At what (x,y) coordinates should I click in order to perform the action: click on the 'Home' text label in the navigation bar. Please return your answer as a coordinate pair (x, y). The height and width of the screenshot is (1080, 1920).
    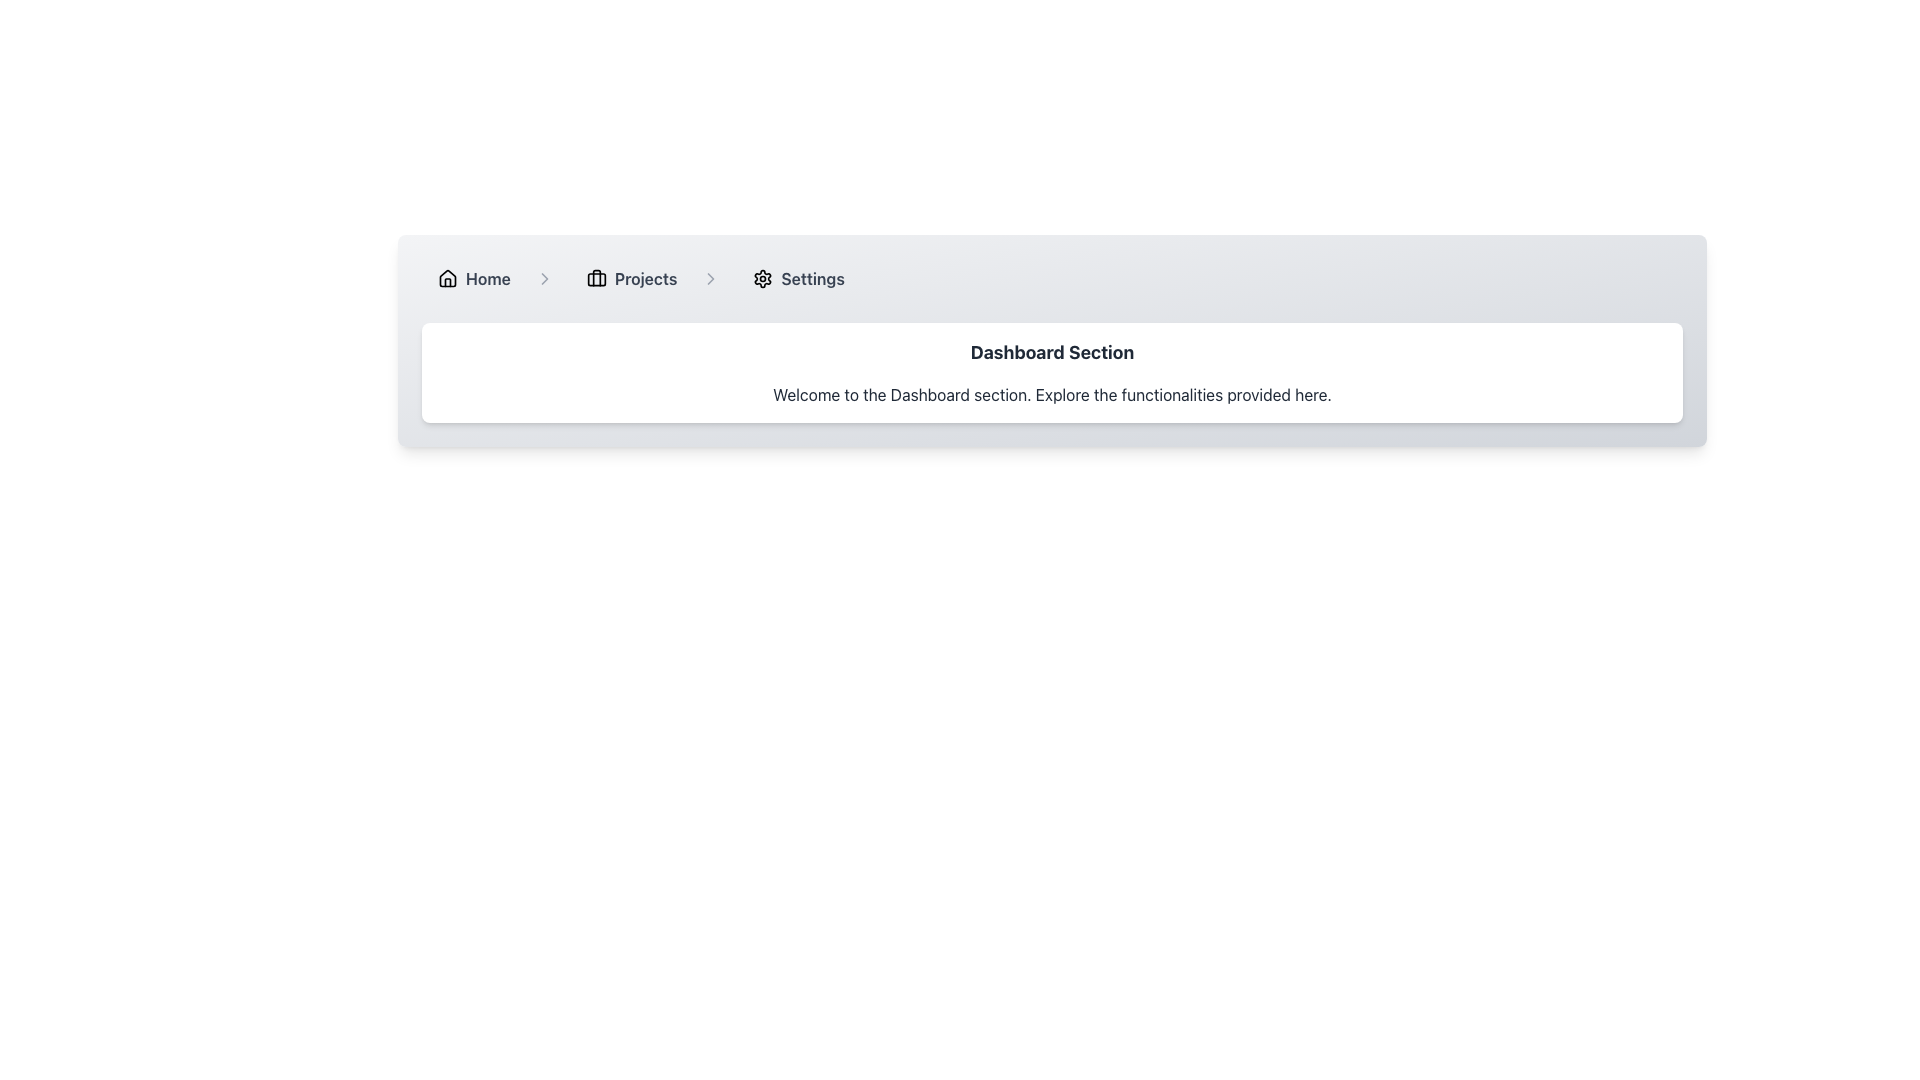
    Looking at the image, I should click on (488, 278).